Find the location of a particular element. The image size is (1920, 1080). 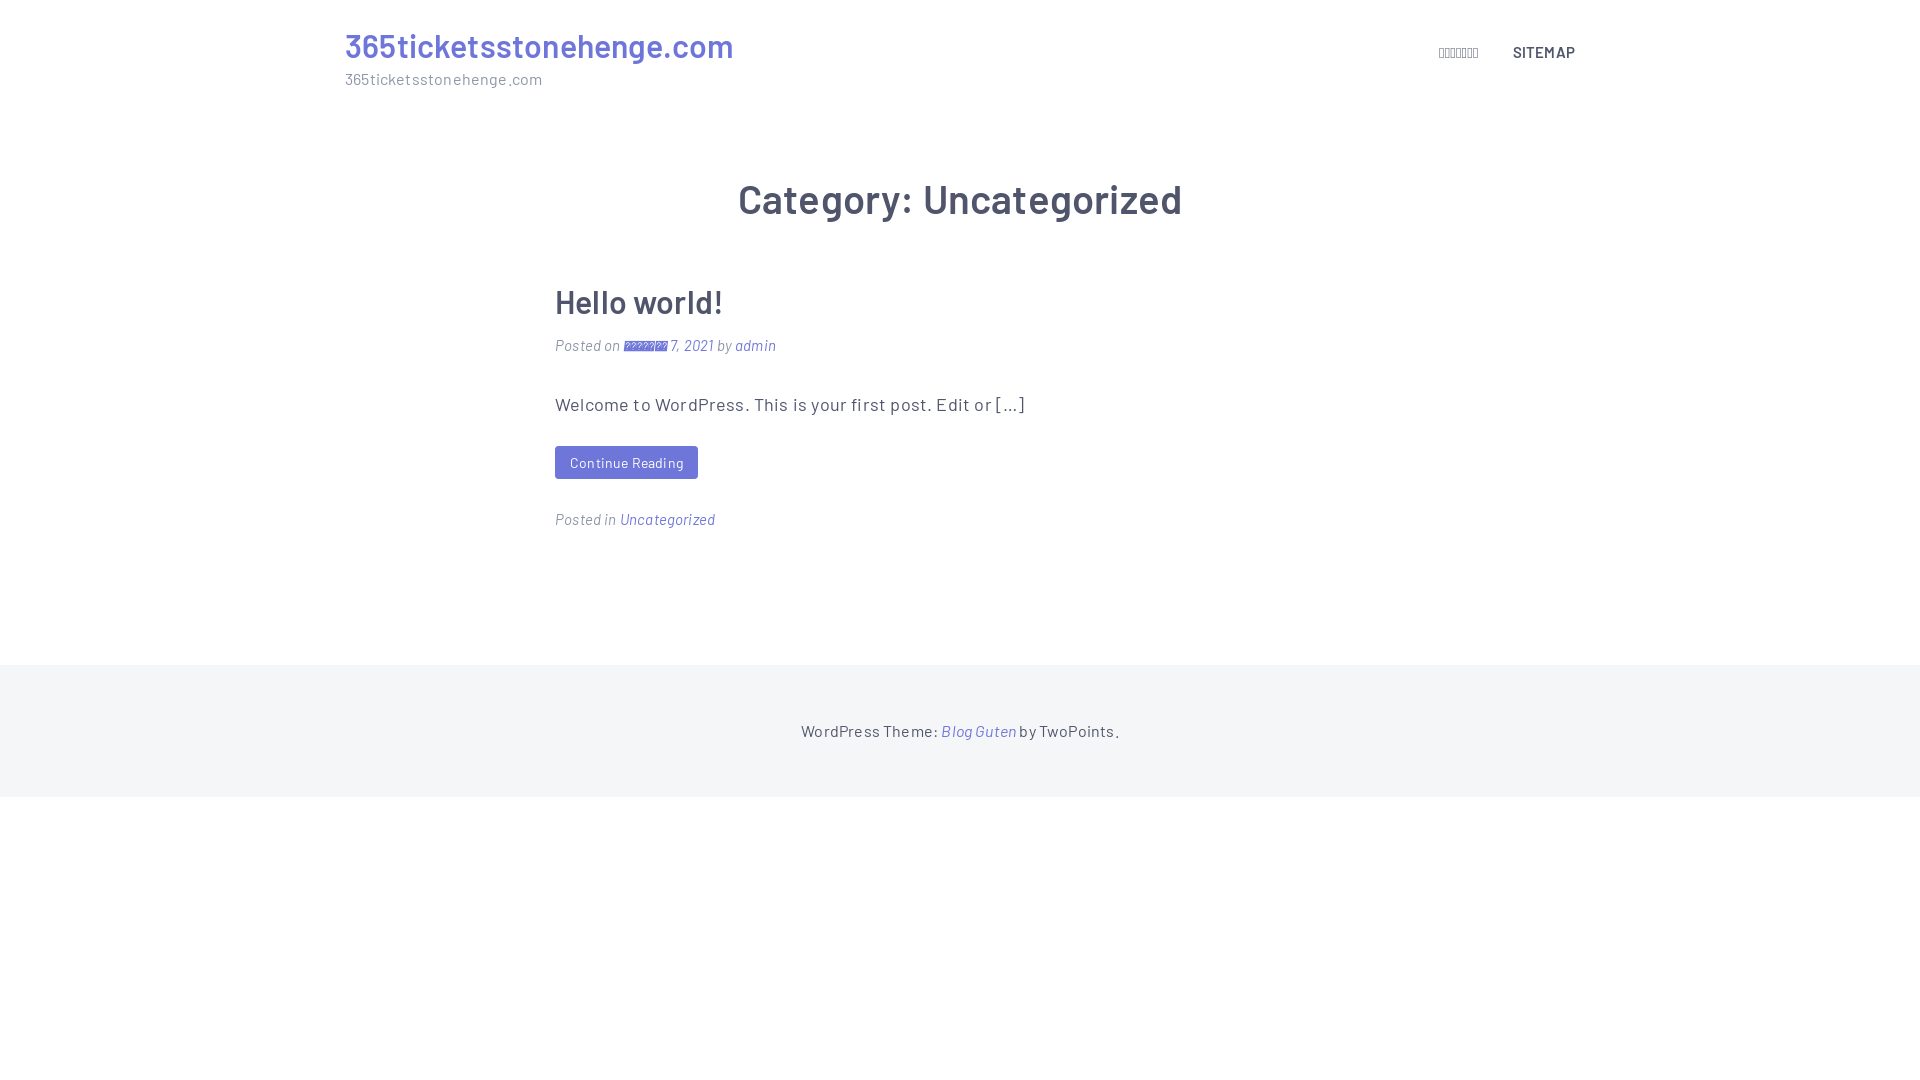

'Blog Guten' is located at coordinates (978, 730).